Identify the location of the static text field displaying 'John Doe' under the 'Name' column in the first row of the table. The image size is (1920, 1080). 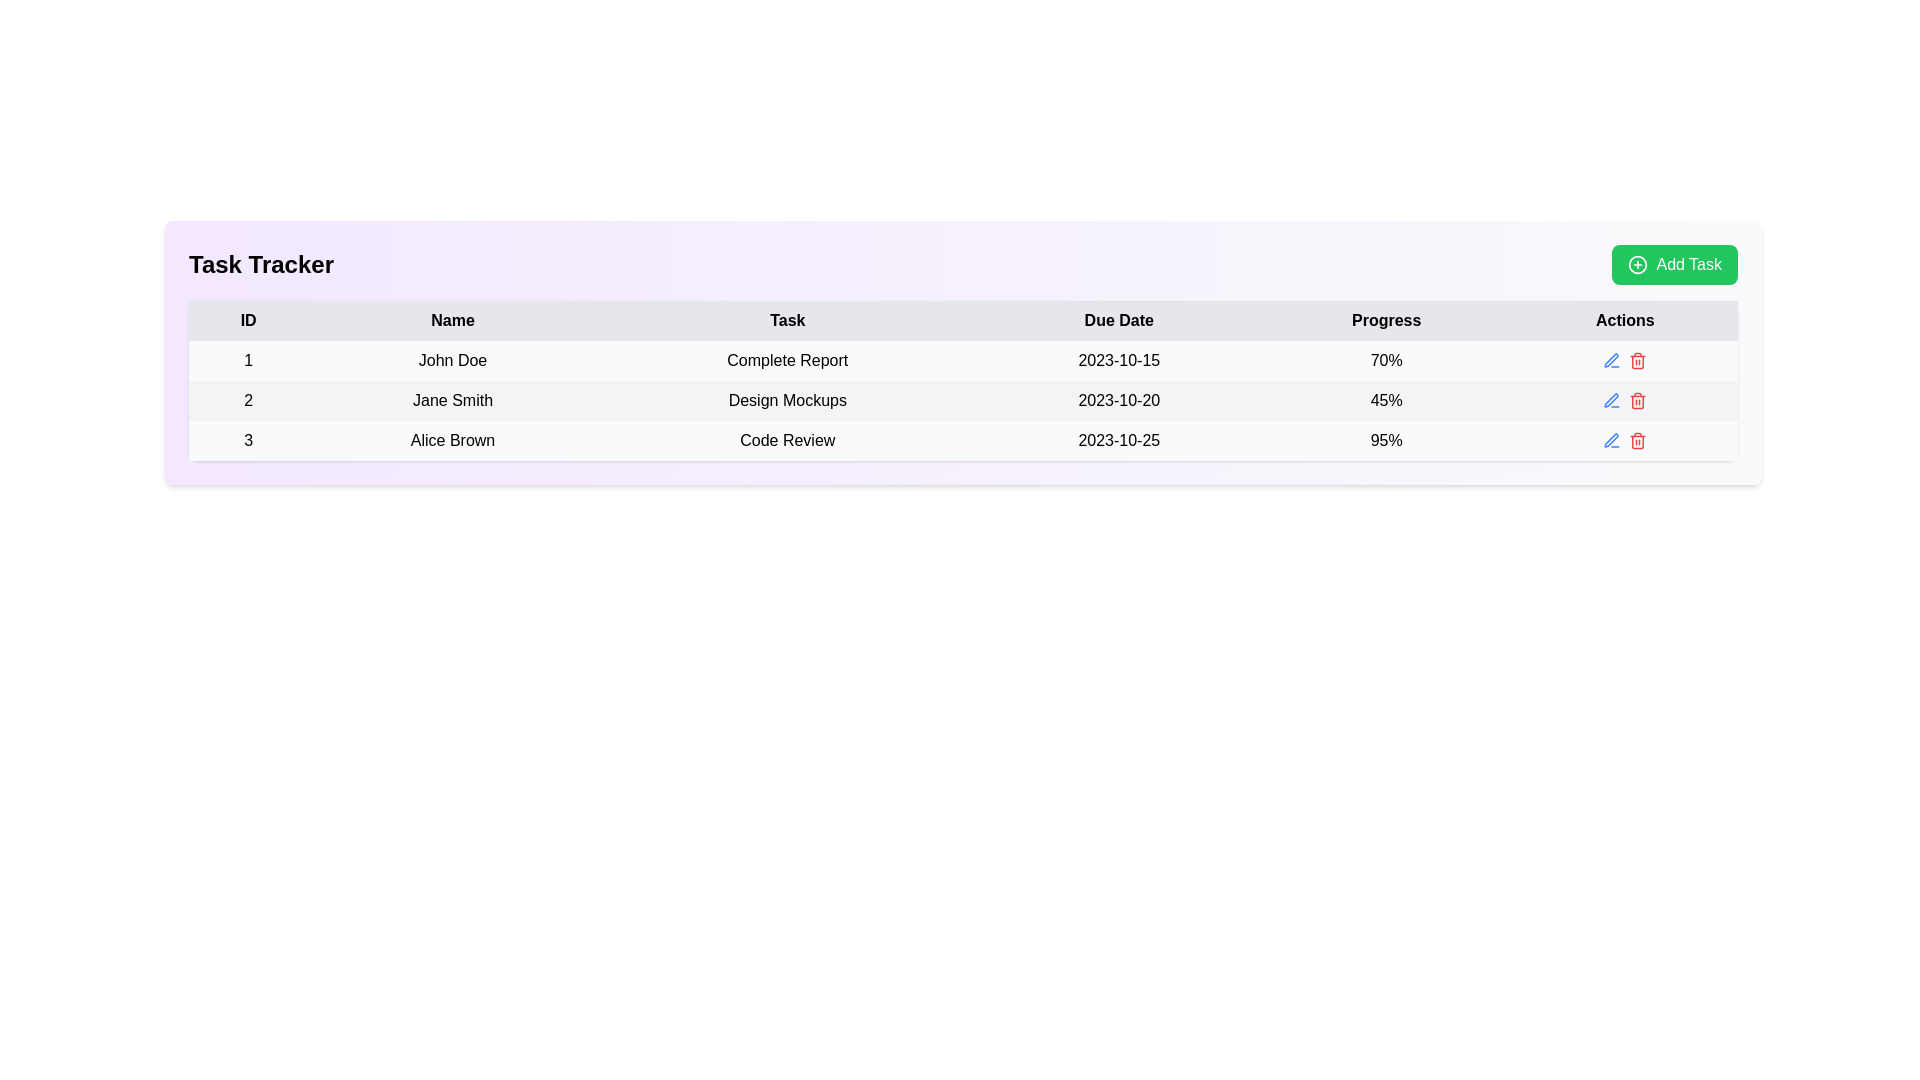
(451, 361).